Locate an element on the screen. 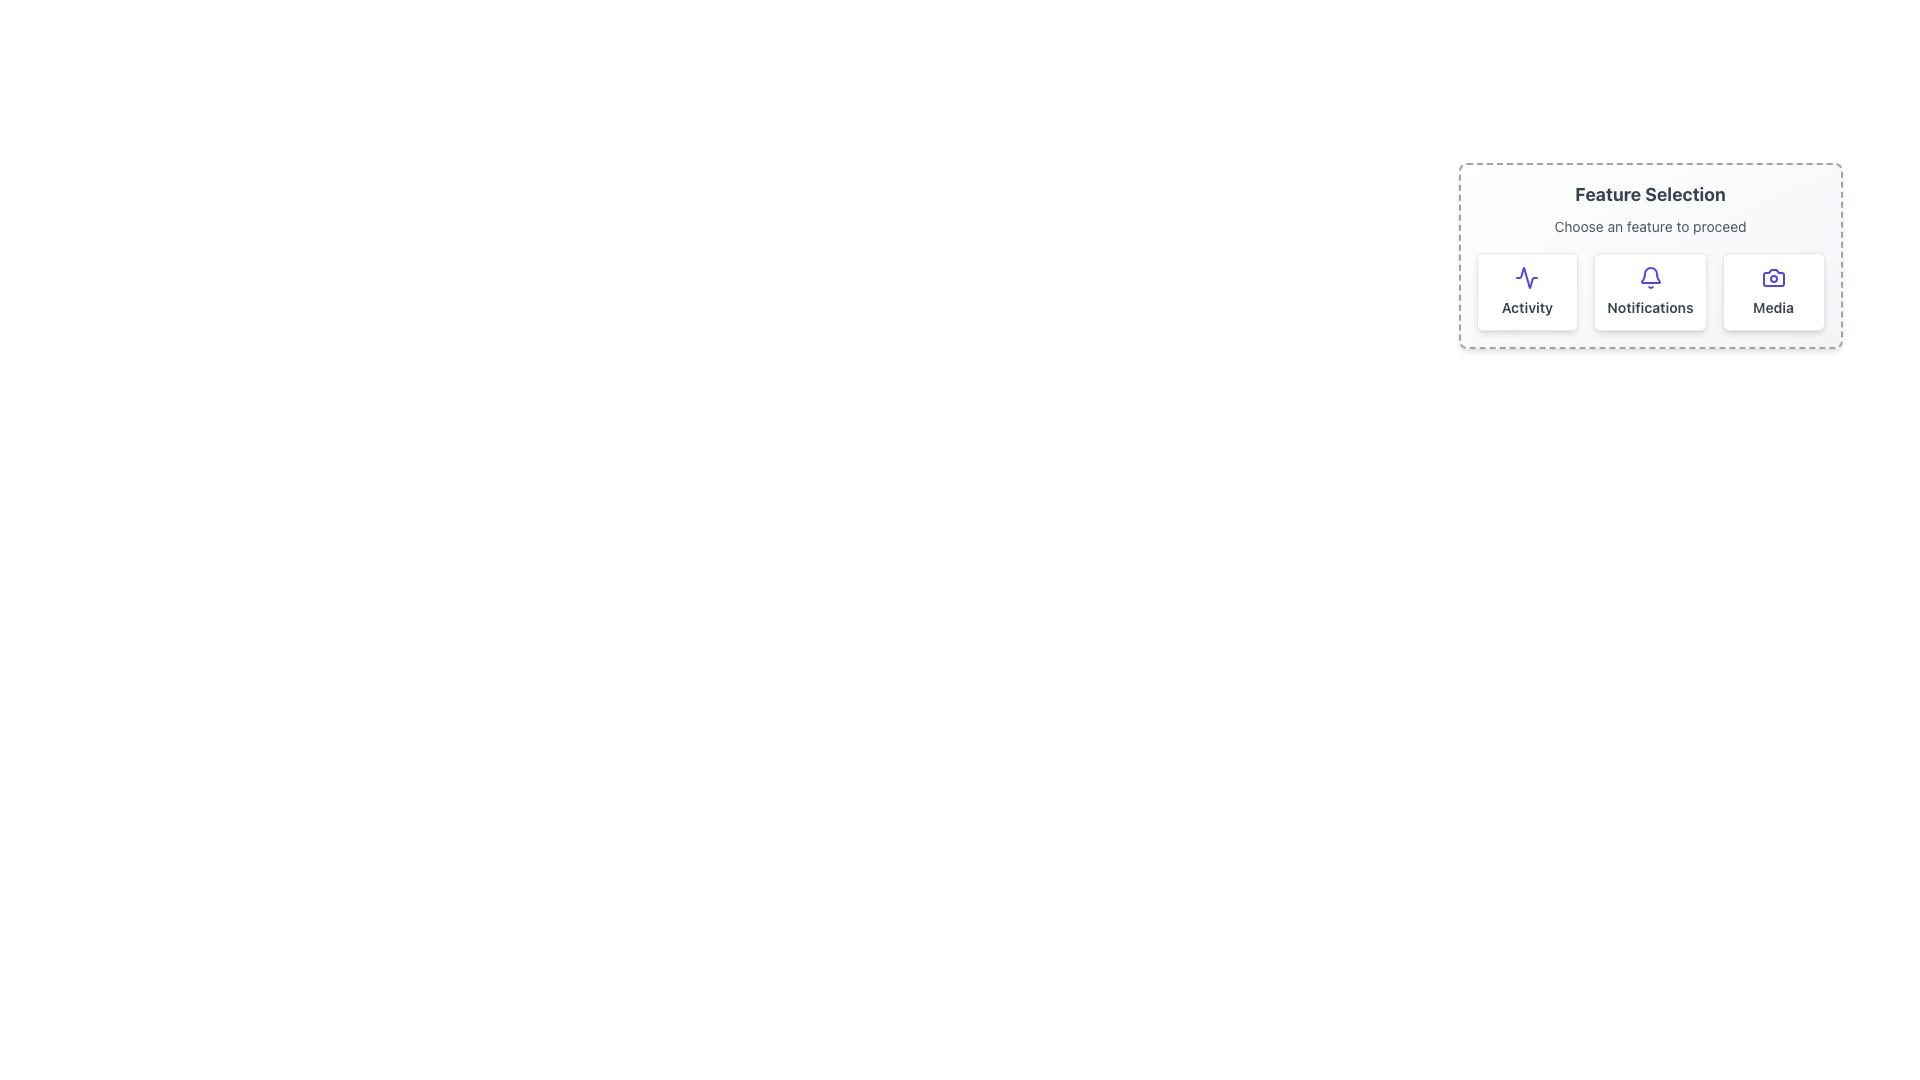 The height and width of the screenshot is (1080, 1920). the 'Media' card component, which is the third option in a group of three horizontally aligned cards labeled 'Activity', 'Notifications', and 'Media' is located at coordinates (1773, 292).